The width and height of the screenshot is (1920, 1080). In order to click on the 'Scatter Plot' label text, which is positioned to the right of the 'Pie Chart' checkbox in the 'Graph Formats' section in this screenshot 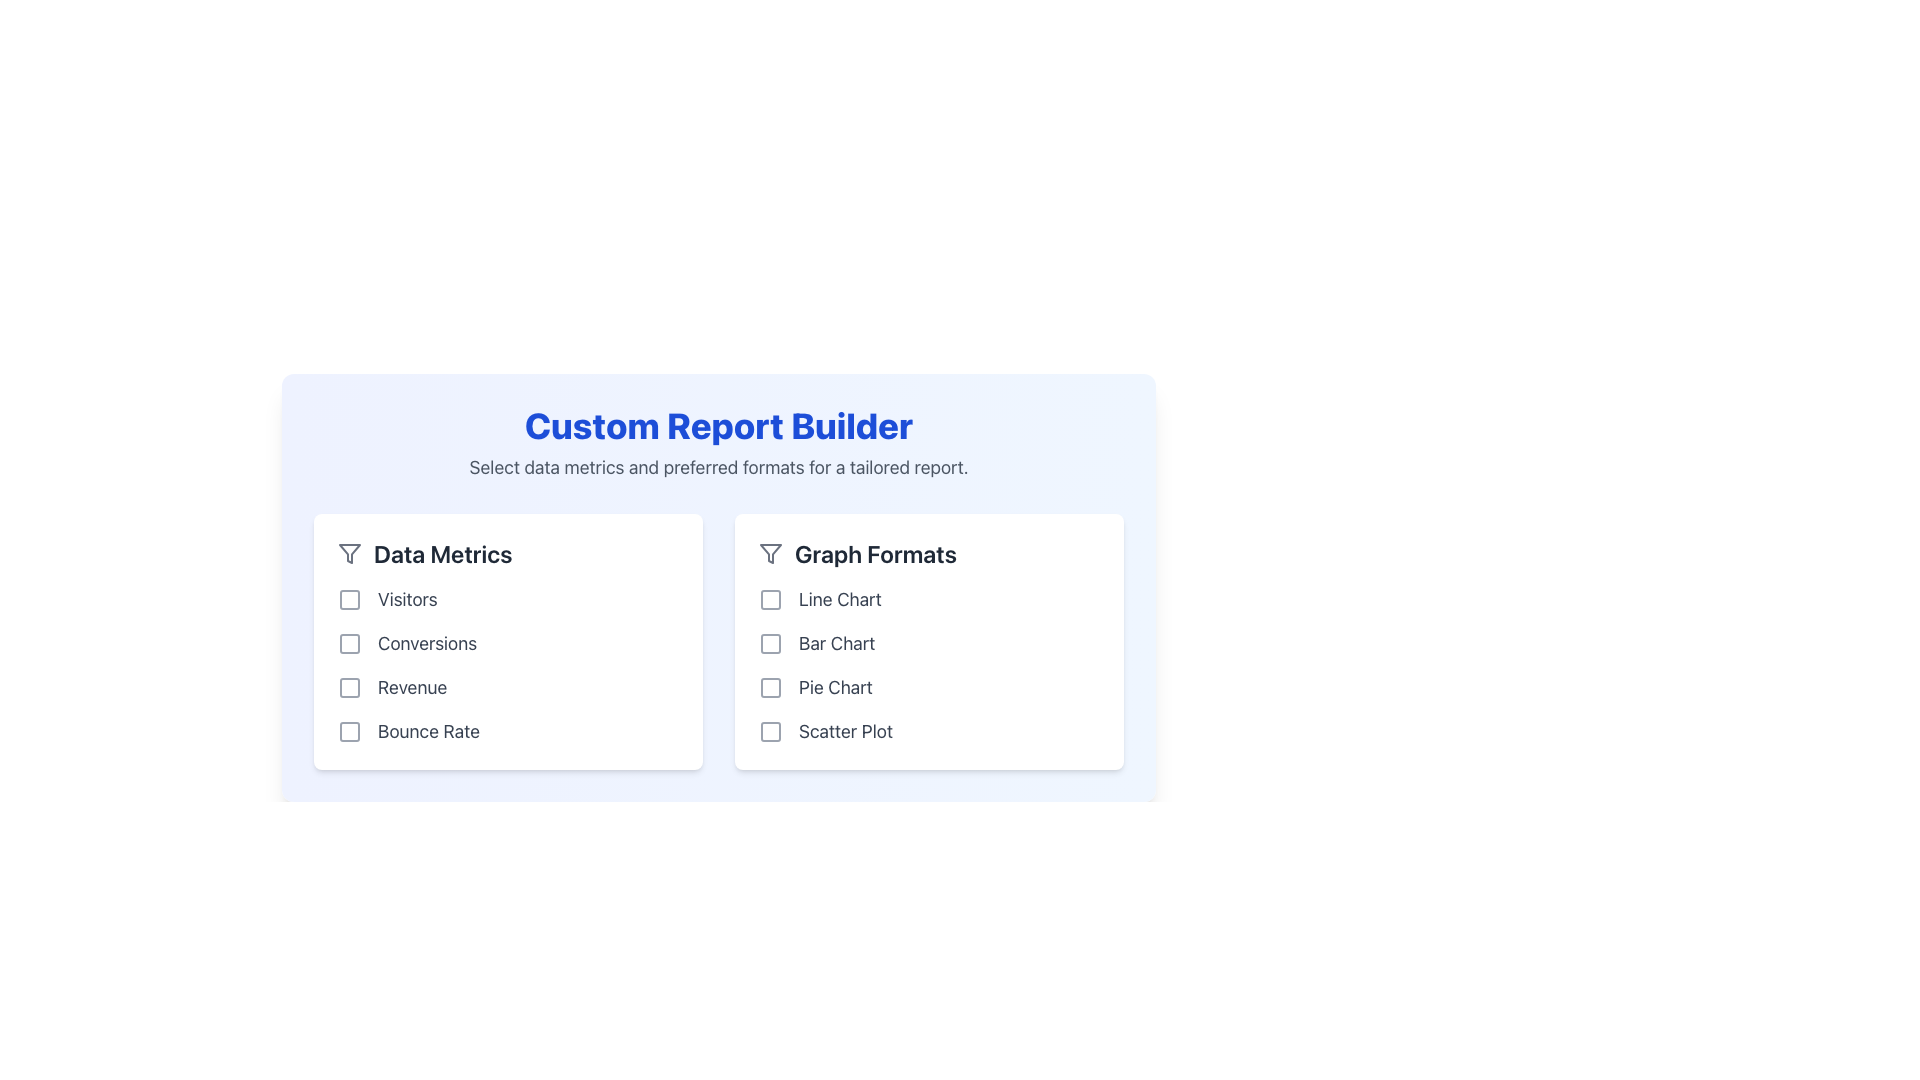, I will do `click(845, 732)`.